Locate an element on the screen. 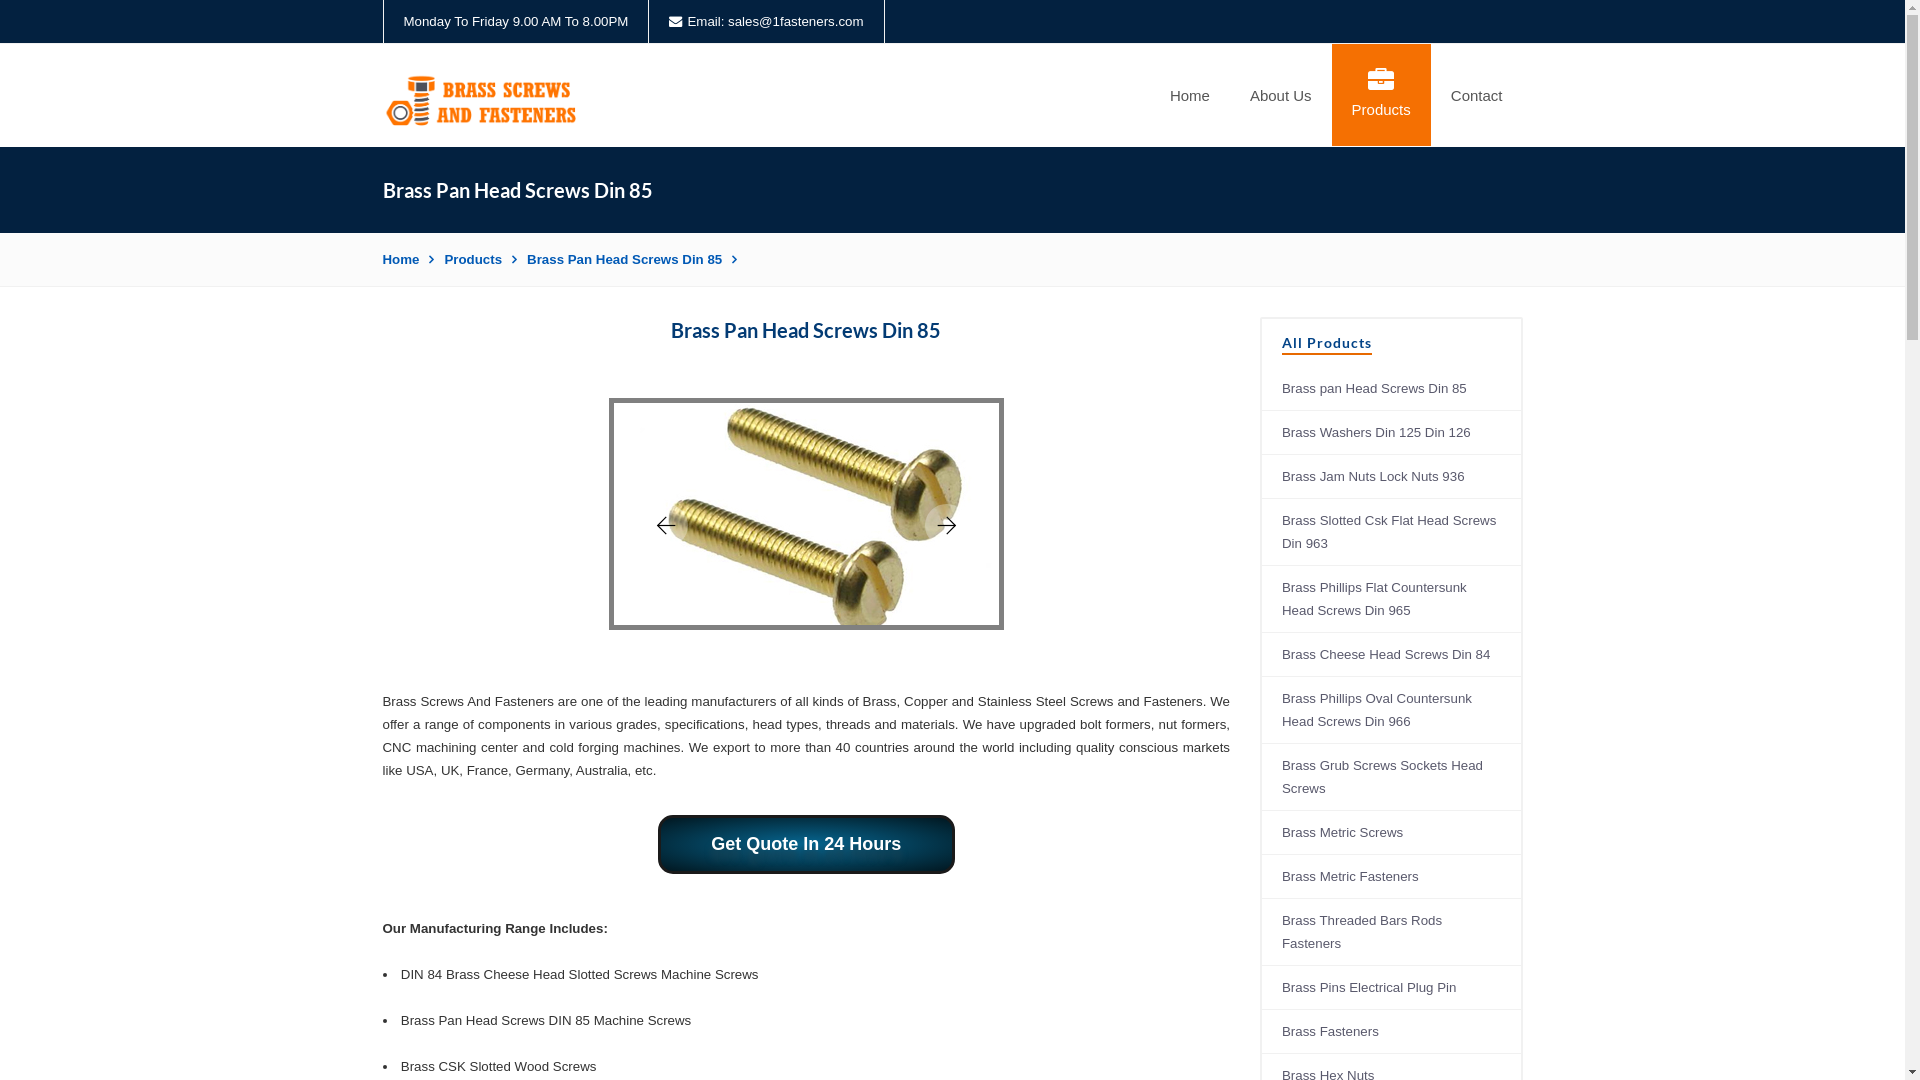  'Brass Fasteners' is located at coordinates (1390, 1032).